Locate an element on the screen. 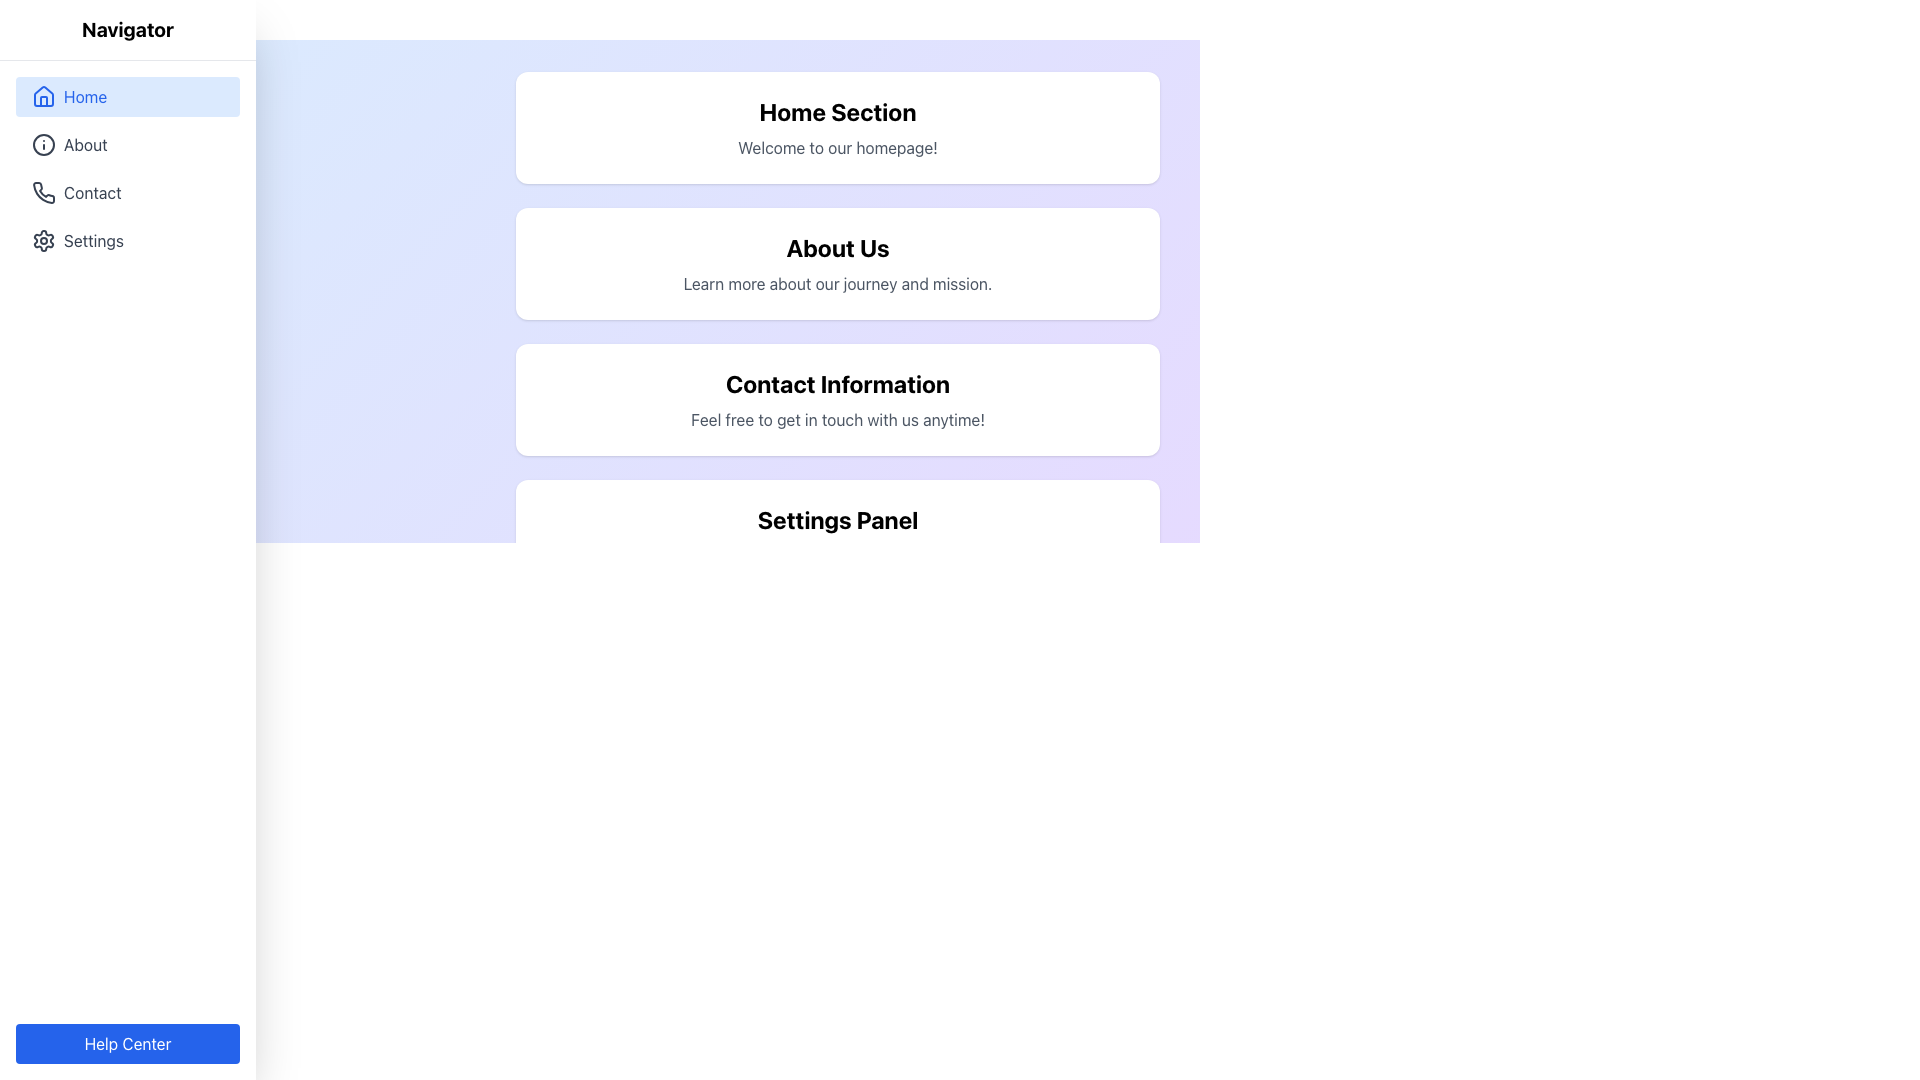  text element that provides additional context or information related to the 'About Us' section, located below the title 'About Us' is located at coordinates (838, 284).